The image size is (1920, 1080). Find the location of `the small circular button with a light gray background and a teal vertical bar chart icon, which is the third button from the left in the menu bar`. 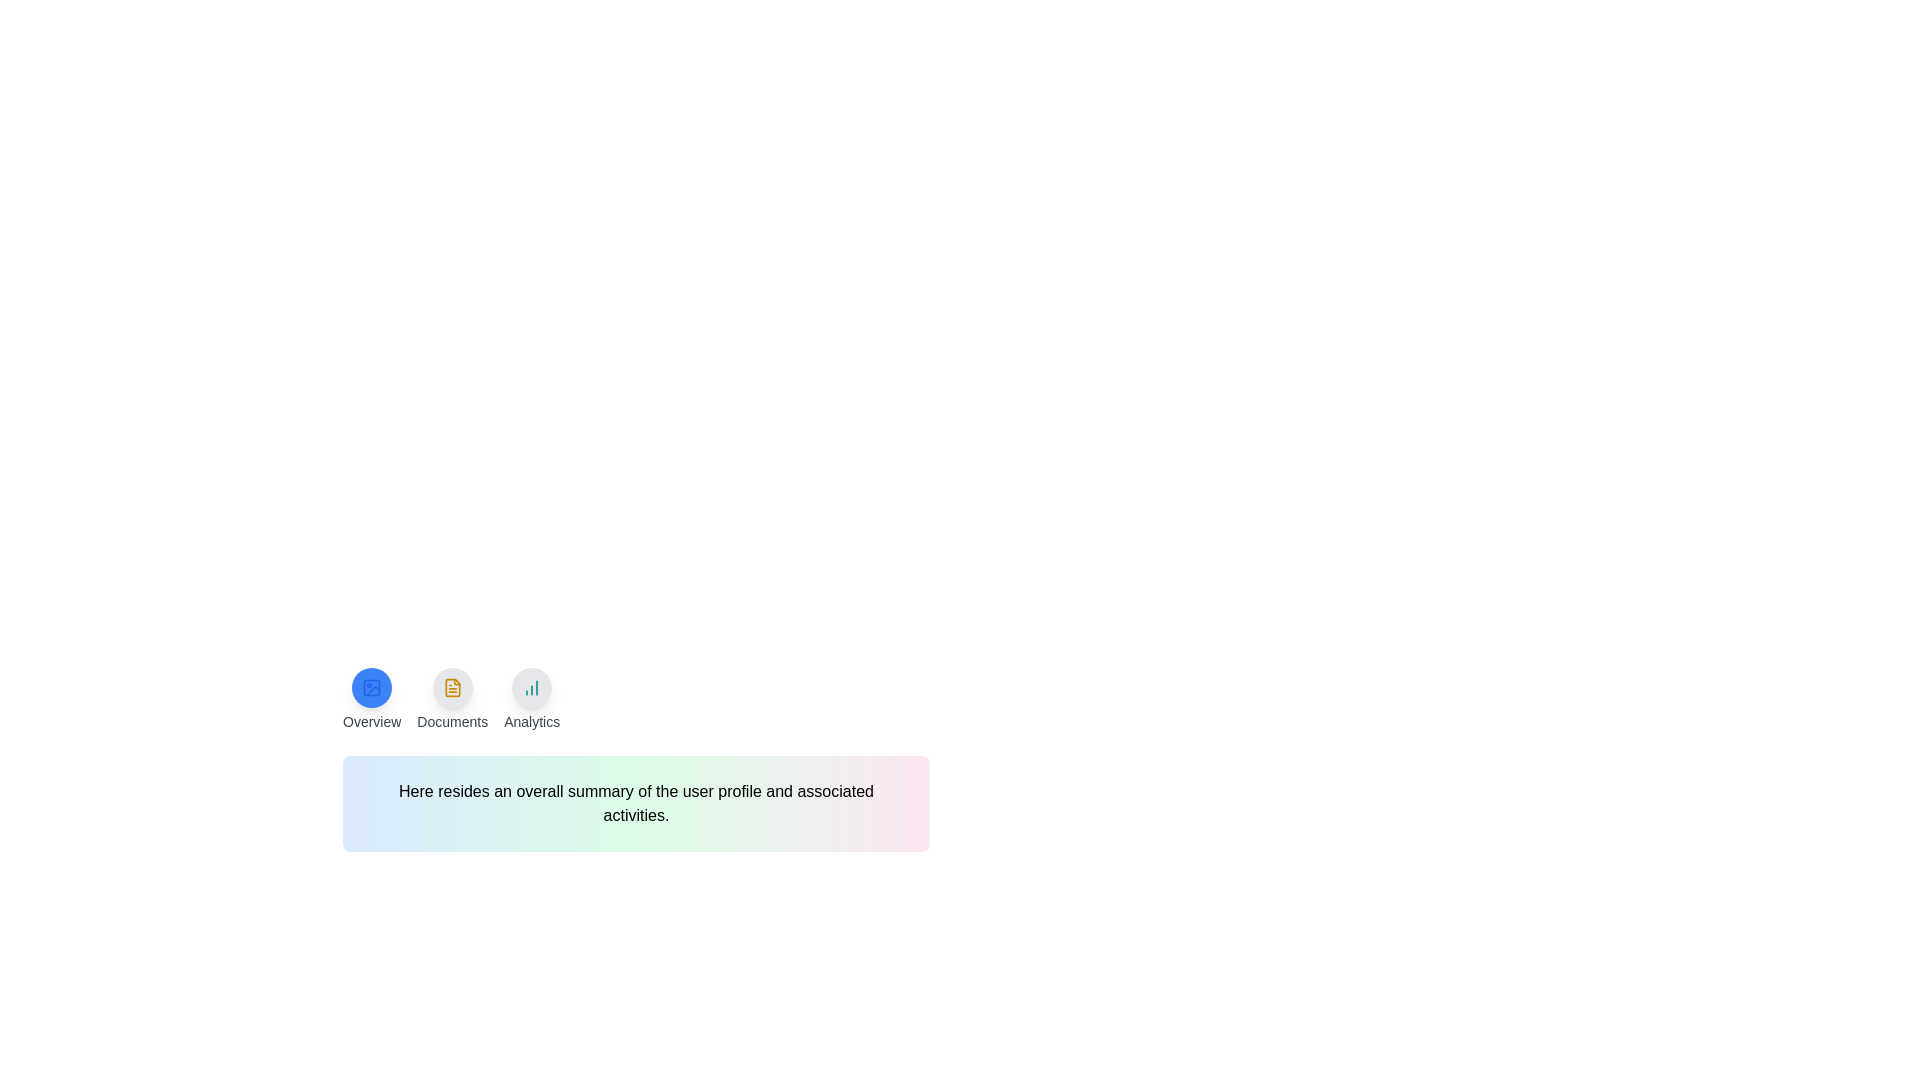

the small circular button with a light gray background and a teal vertical bar chart icon, which is the third button from the left in the menu bar is located at coordinates (532, 686).